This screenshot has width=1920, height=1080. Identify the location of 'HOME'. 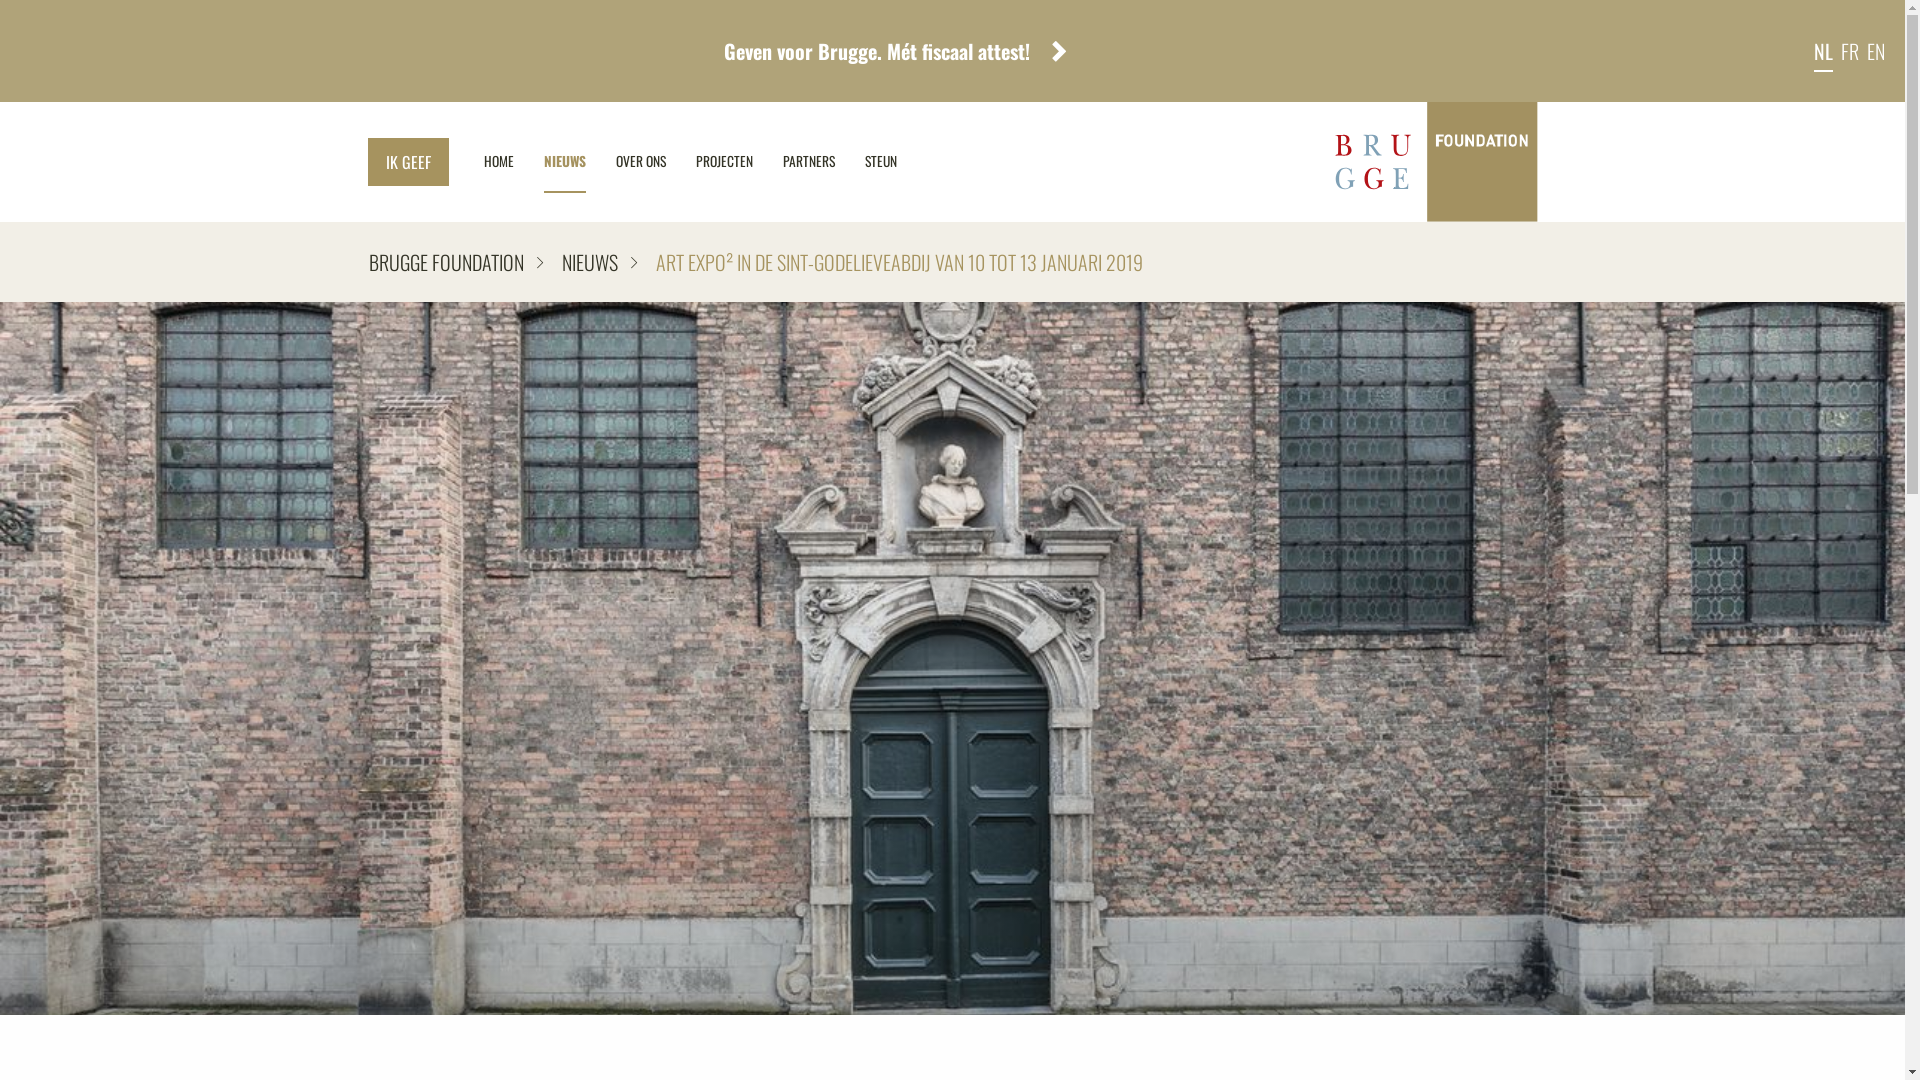
(466, 161).